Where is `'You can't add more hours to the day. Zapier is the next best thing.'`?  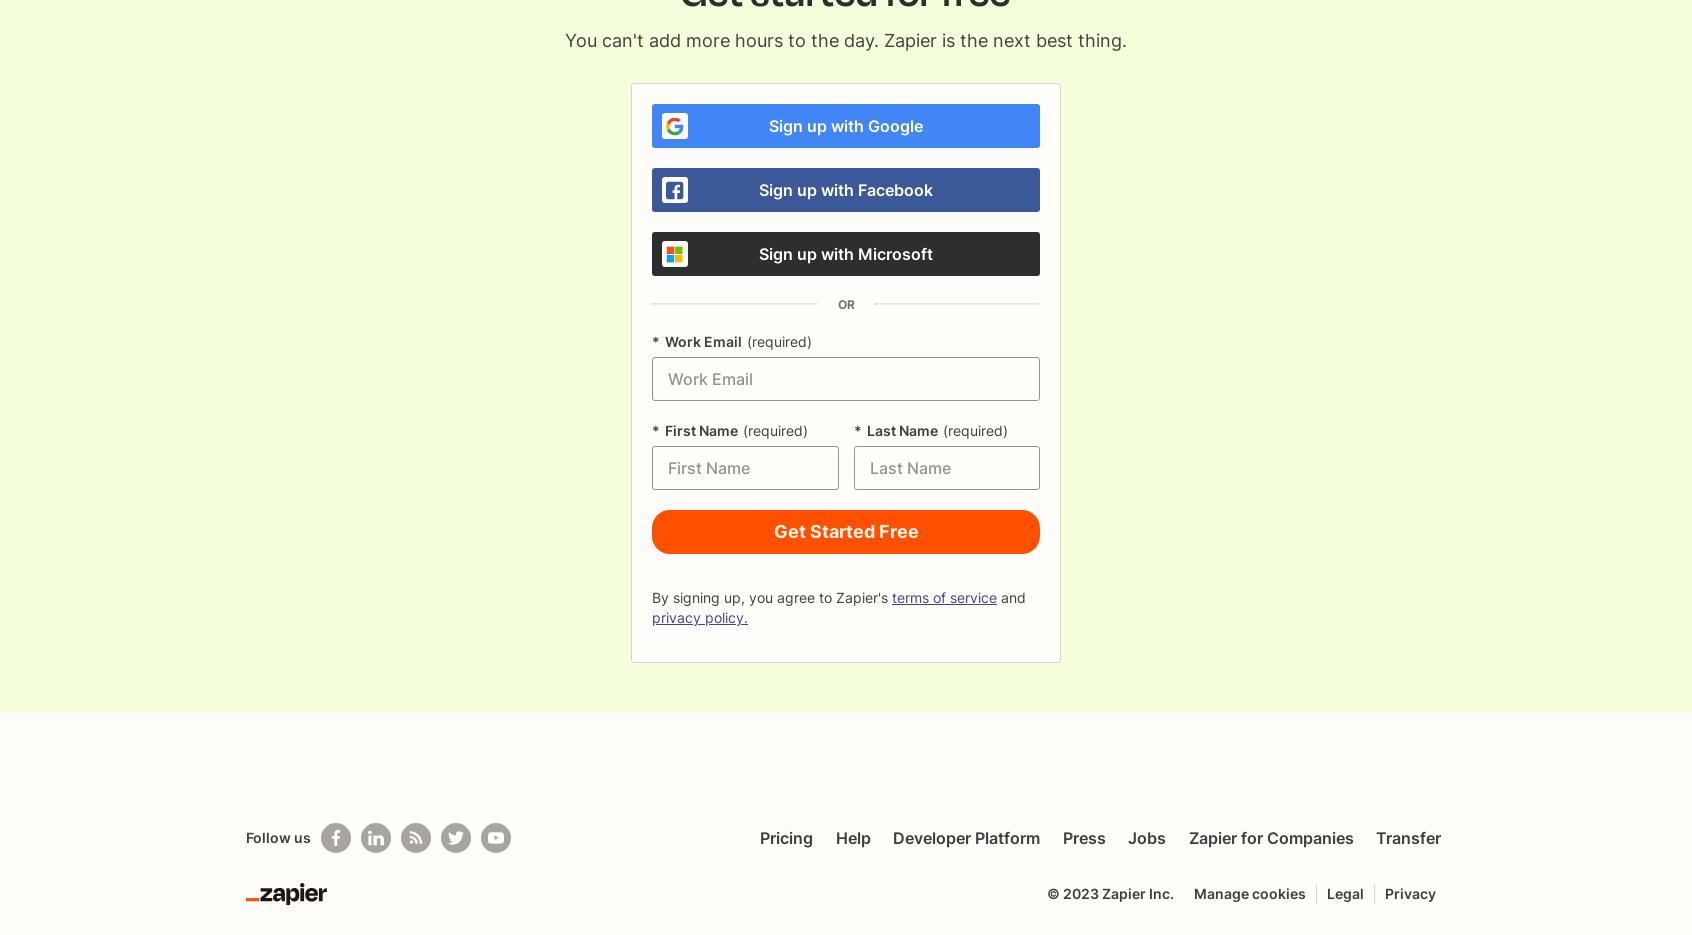 'You can't add more hours to the day. Zapier is the next best thing.' is located at coordinates (846, 39).